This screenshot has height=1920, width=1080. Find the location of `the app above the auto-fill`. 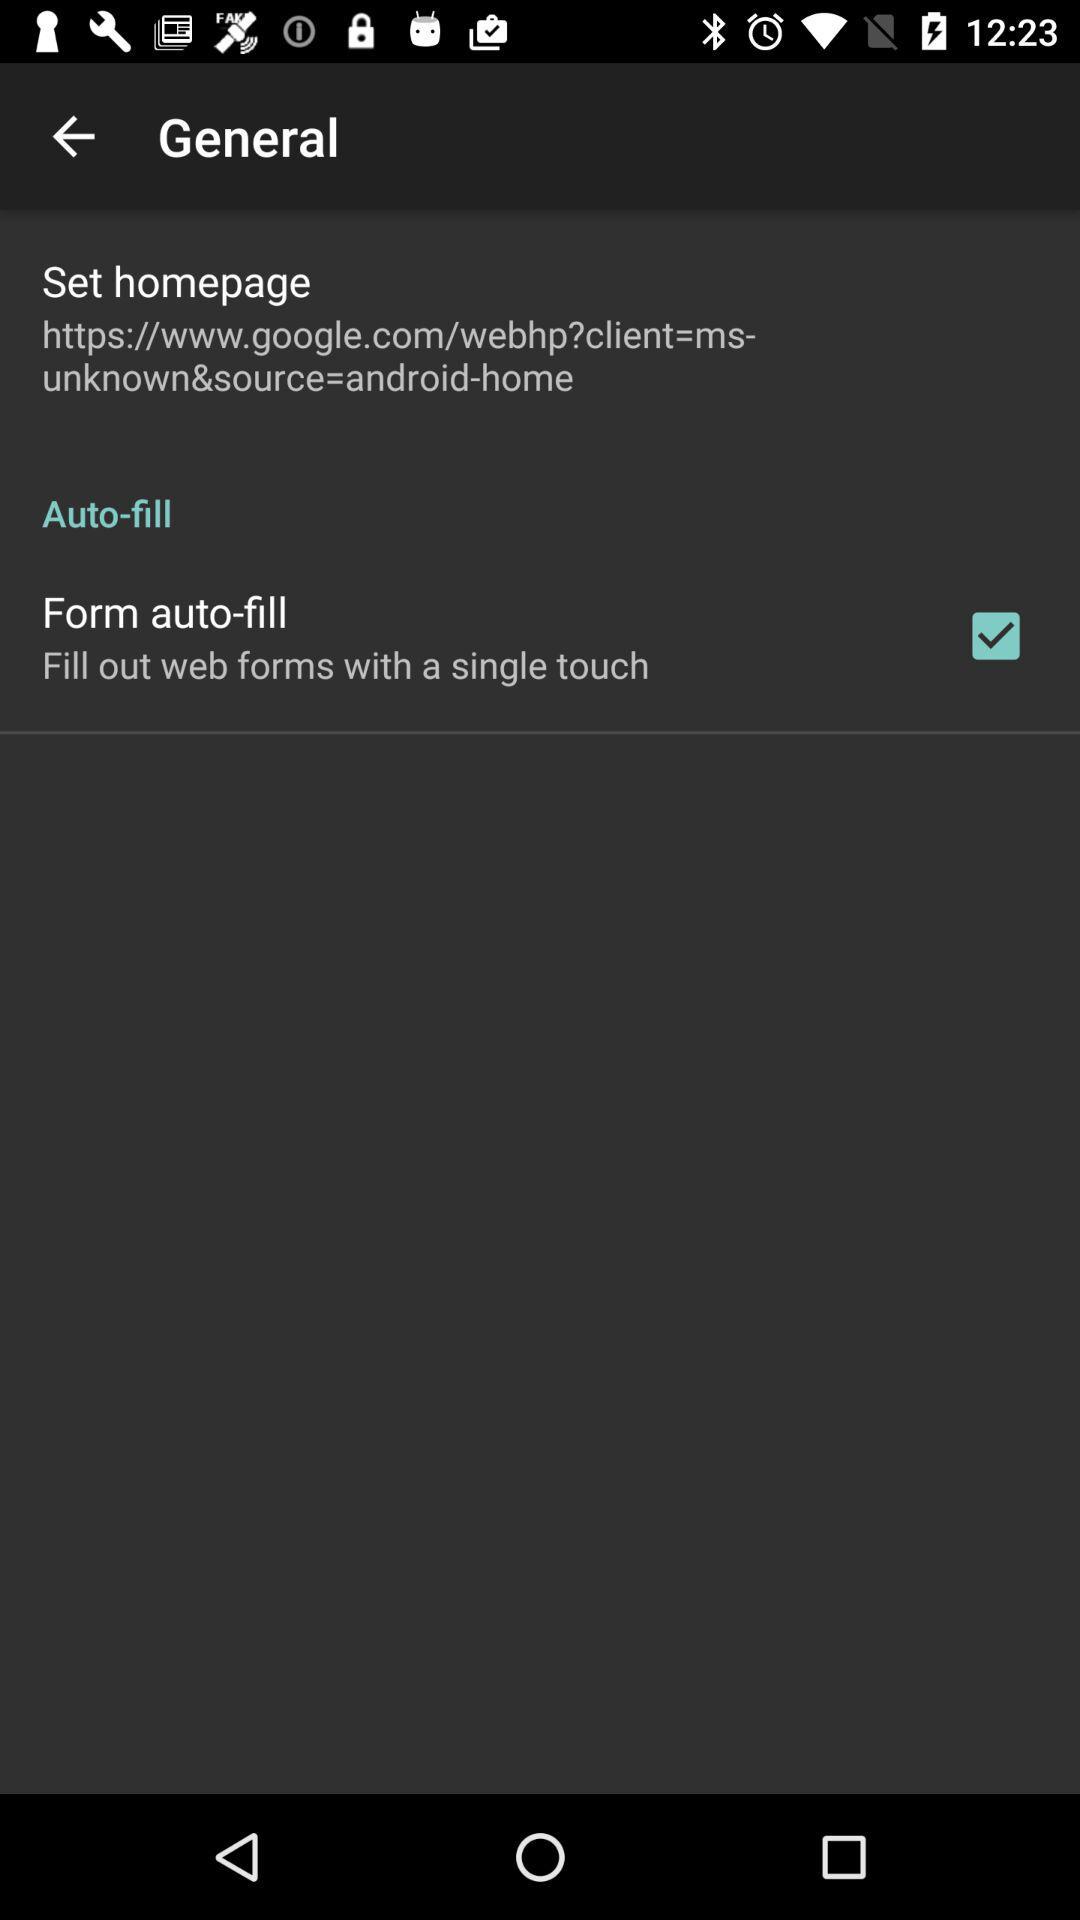

the app above the auto-fill is located at coordinates (540, 355).